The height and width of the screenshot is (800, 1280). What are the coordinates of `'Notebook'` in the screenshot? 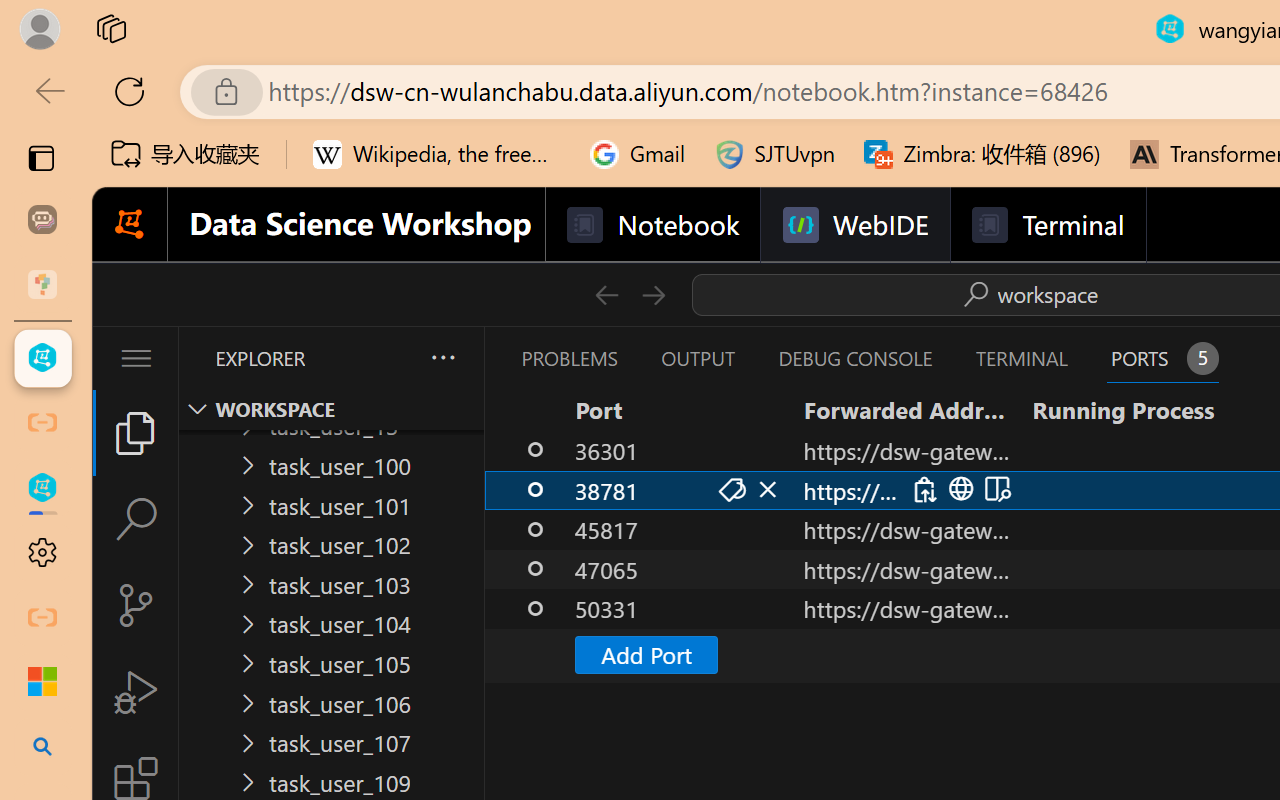 It's located at (652, 225).